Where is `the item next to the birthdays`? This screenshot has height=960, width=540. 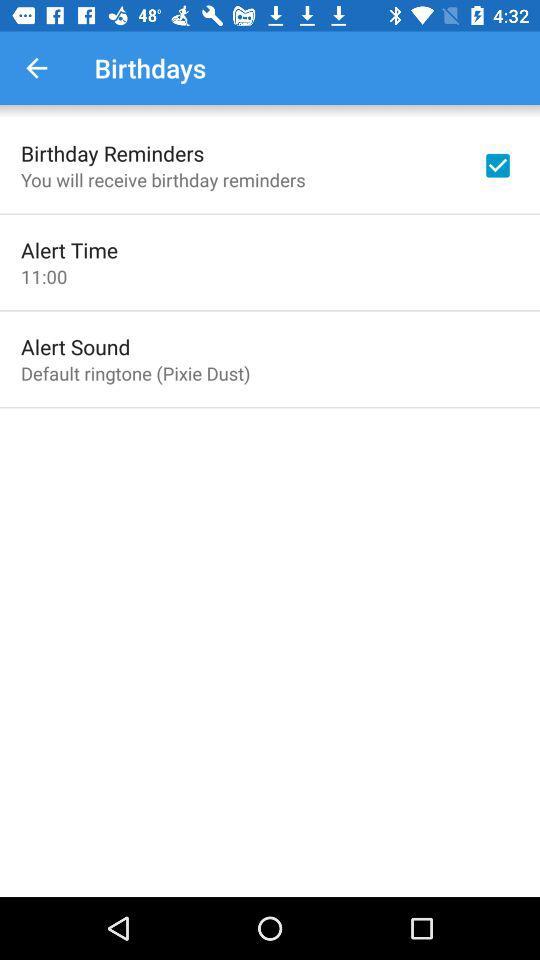
the item next to the birthdays is located at coordinates (36, 68).